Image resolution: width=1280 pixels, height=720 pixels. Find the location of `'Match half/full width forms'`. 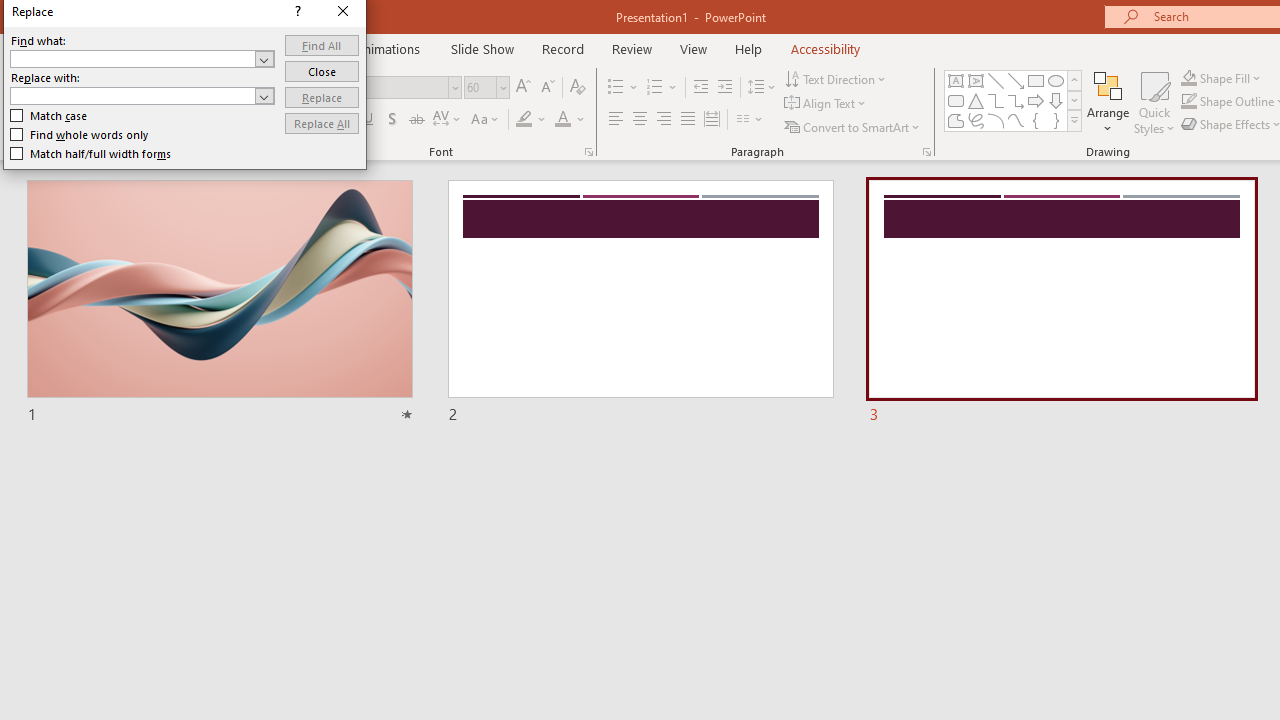

'Match half/full width forms' is located at coordinates (90, 153).